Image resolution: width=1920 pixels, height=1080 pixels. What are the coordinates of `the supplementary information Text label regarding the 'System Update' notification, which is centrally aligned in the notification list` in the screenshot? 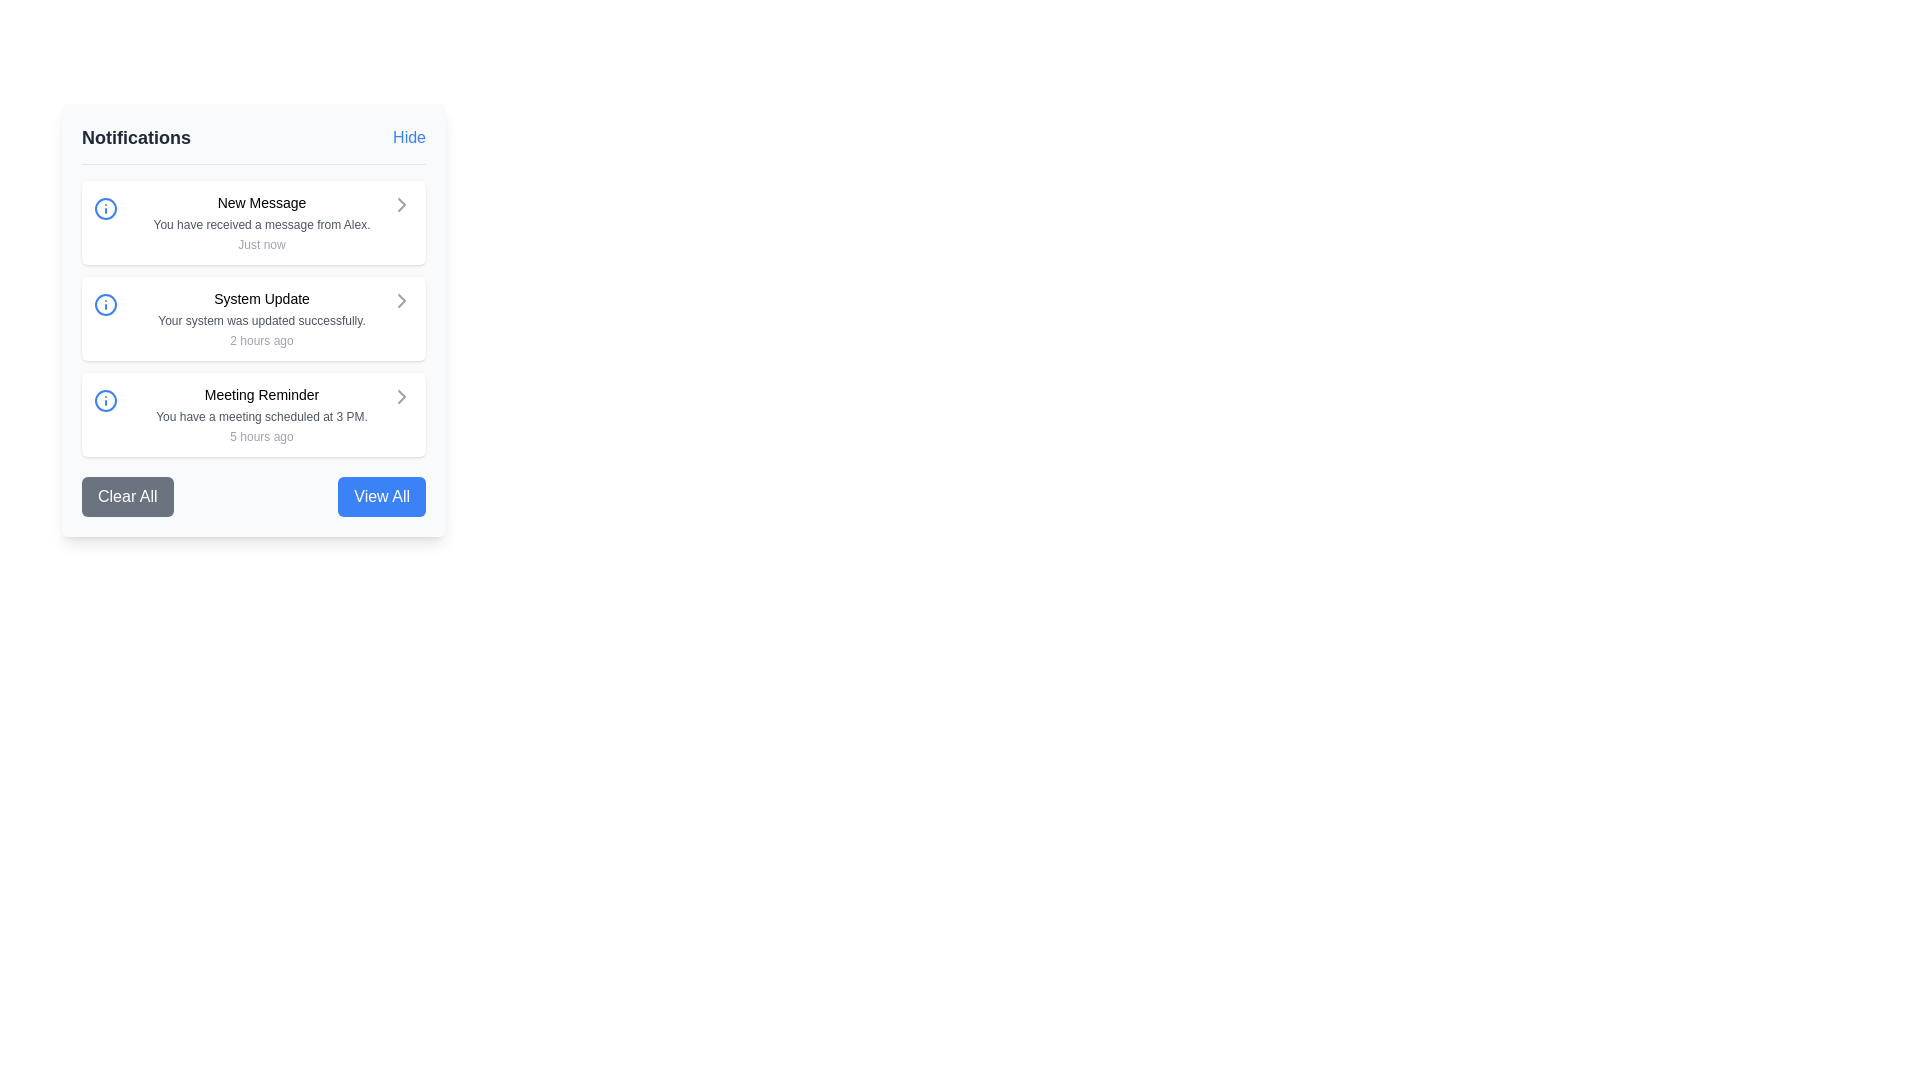 It's located at (261, 319).